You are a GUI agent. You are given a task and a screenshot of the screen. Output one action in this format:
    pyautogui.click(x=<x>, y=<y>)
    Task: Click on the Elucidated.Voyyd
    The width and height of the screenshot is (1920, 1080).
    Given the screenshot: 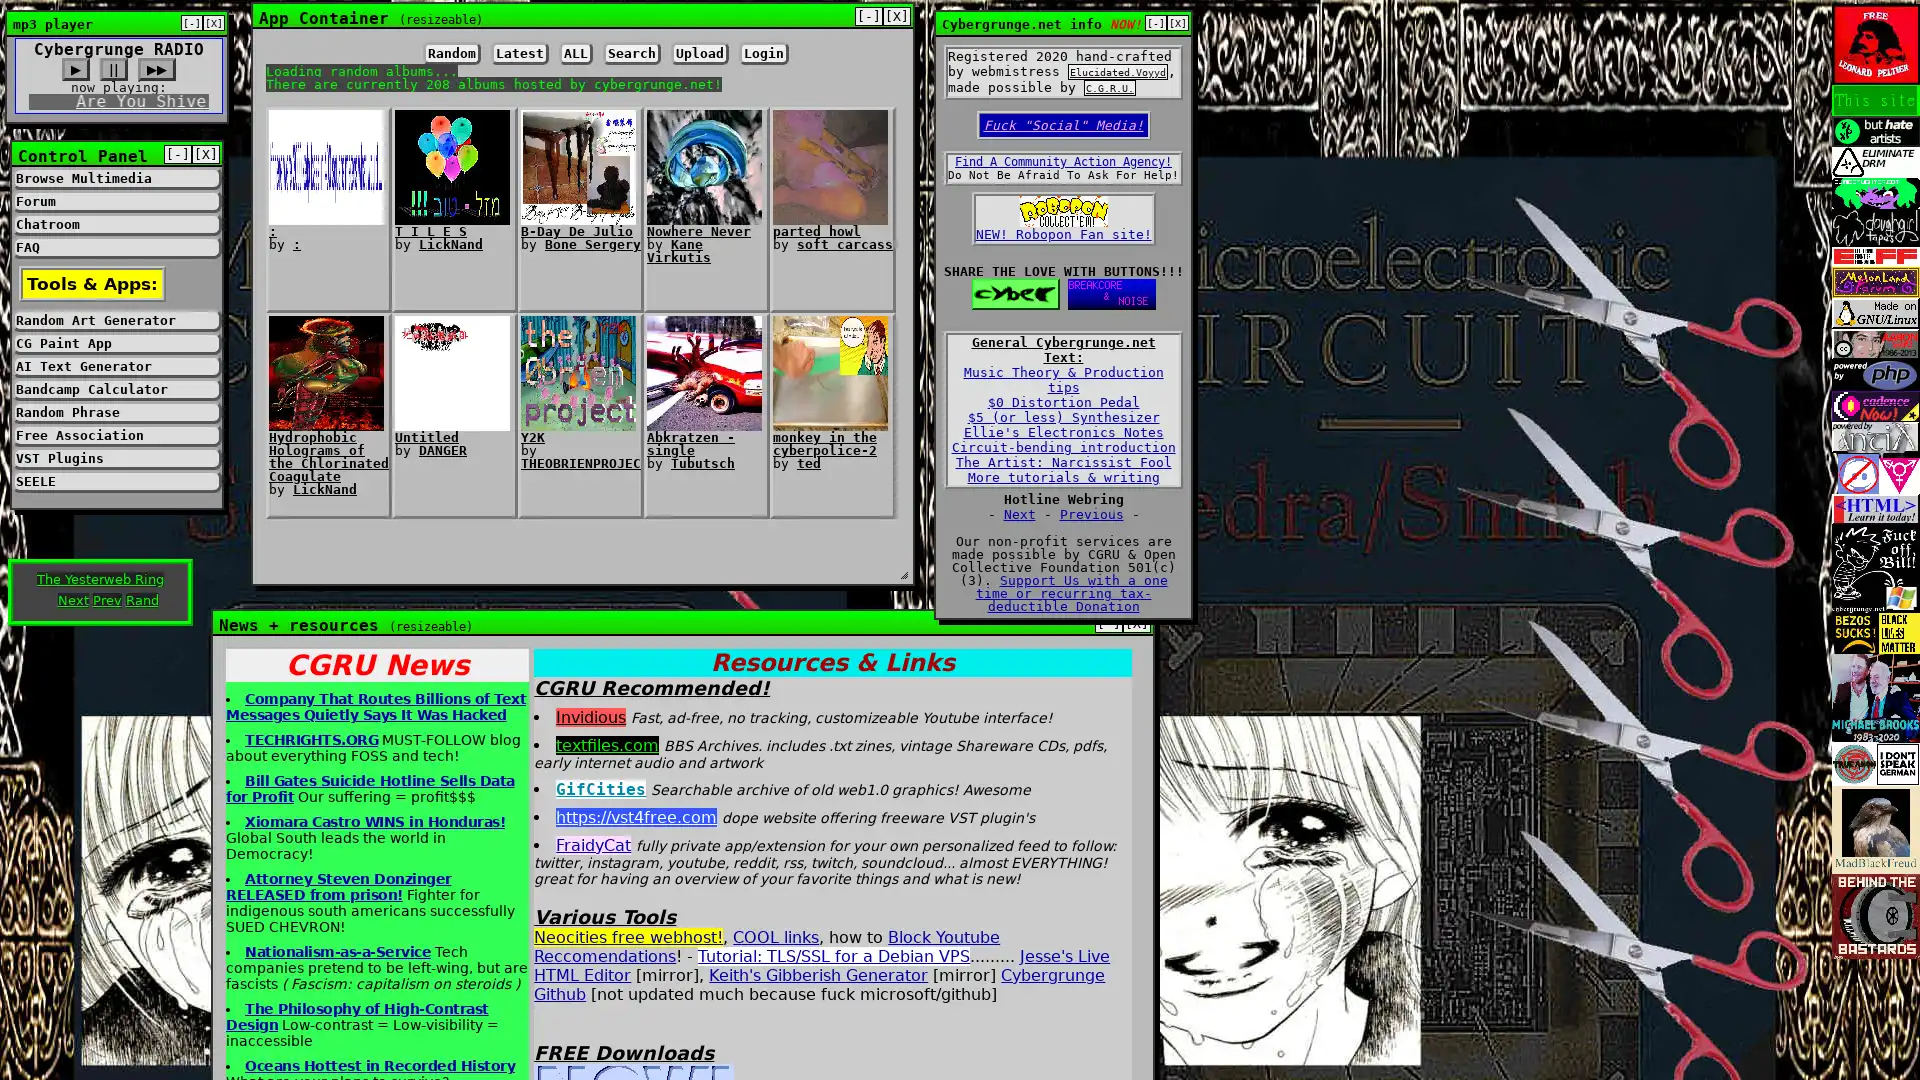 What is the action you would take?
    pyautogui.click(x=1117, y=71)
    